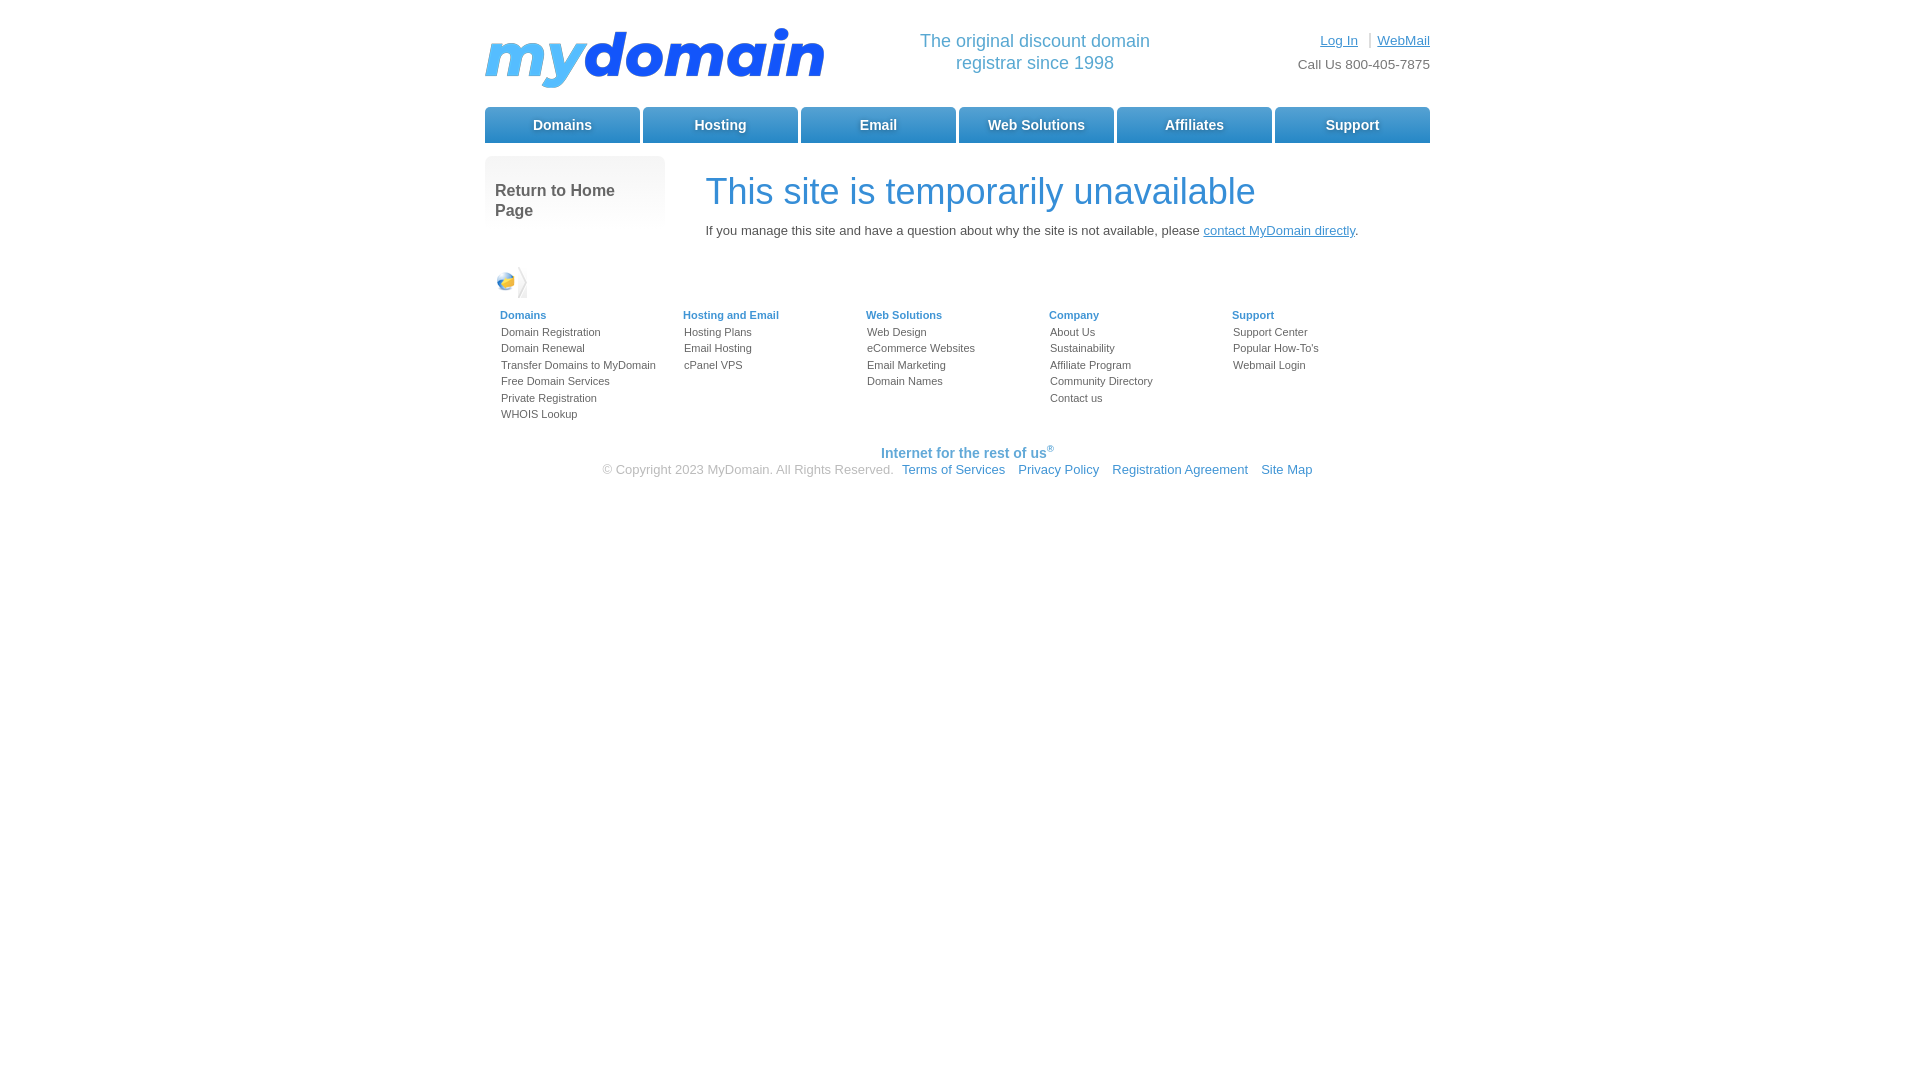 This screenshot has height=1080, width=1920. I want to click on 'About Us', so click(1071, 330).